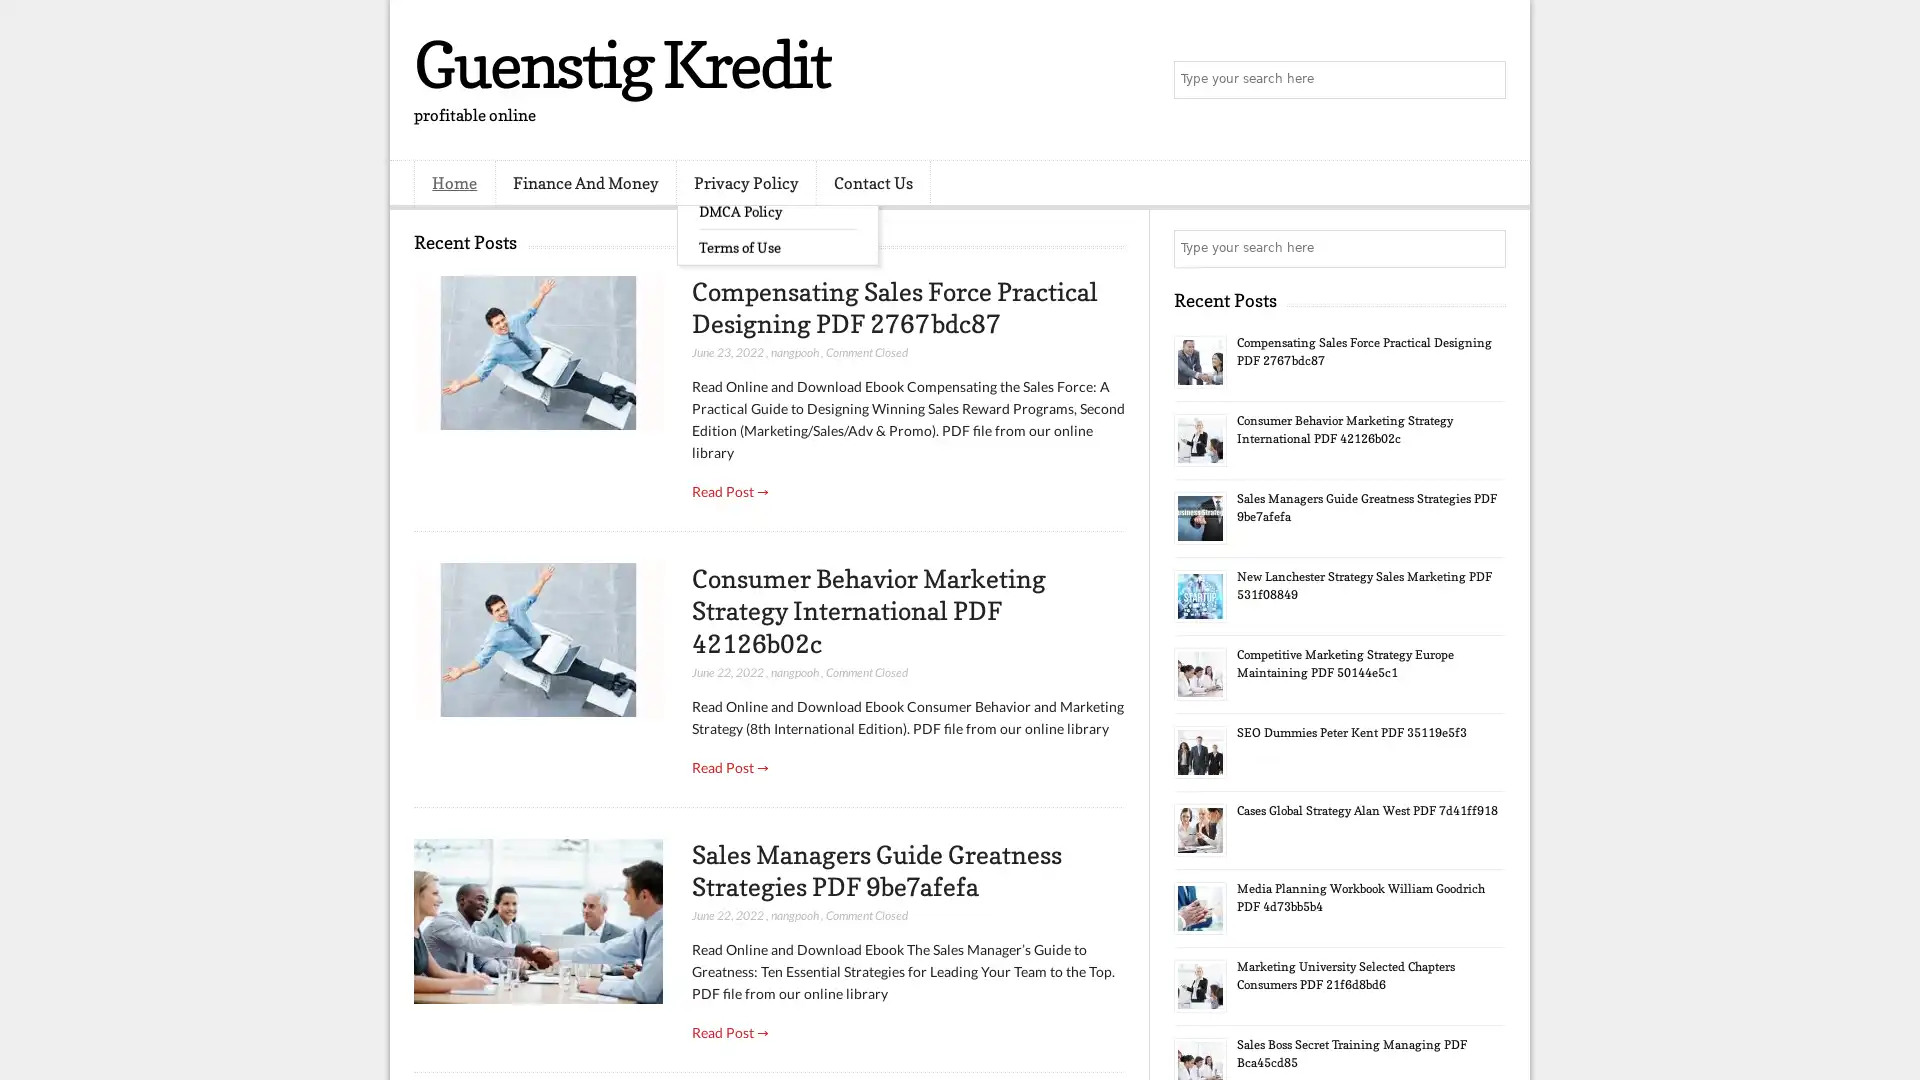 Image resolution: width=1920 pixels, height=1080 pixels. Describe the element at coordinates (1485, 80) in the screenshot. I see `Search` at that location.